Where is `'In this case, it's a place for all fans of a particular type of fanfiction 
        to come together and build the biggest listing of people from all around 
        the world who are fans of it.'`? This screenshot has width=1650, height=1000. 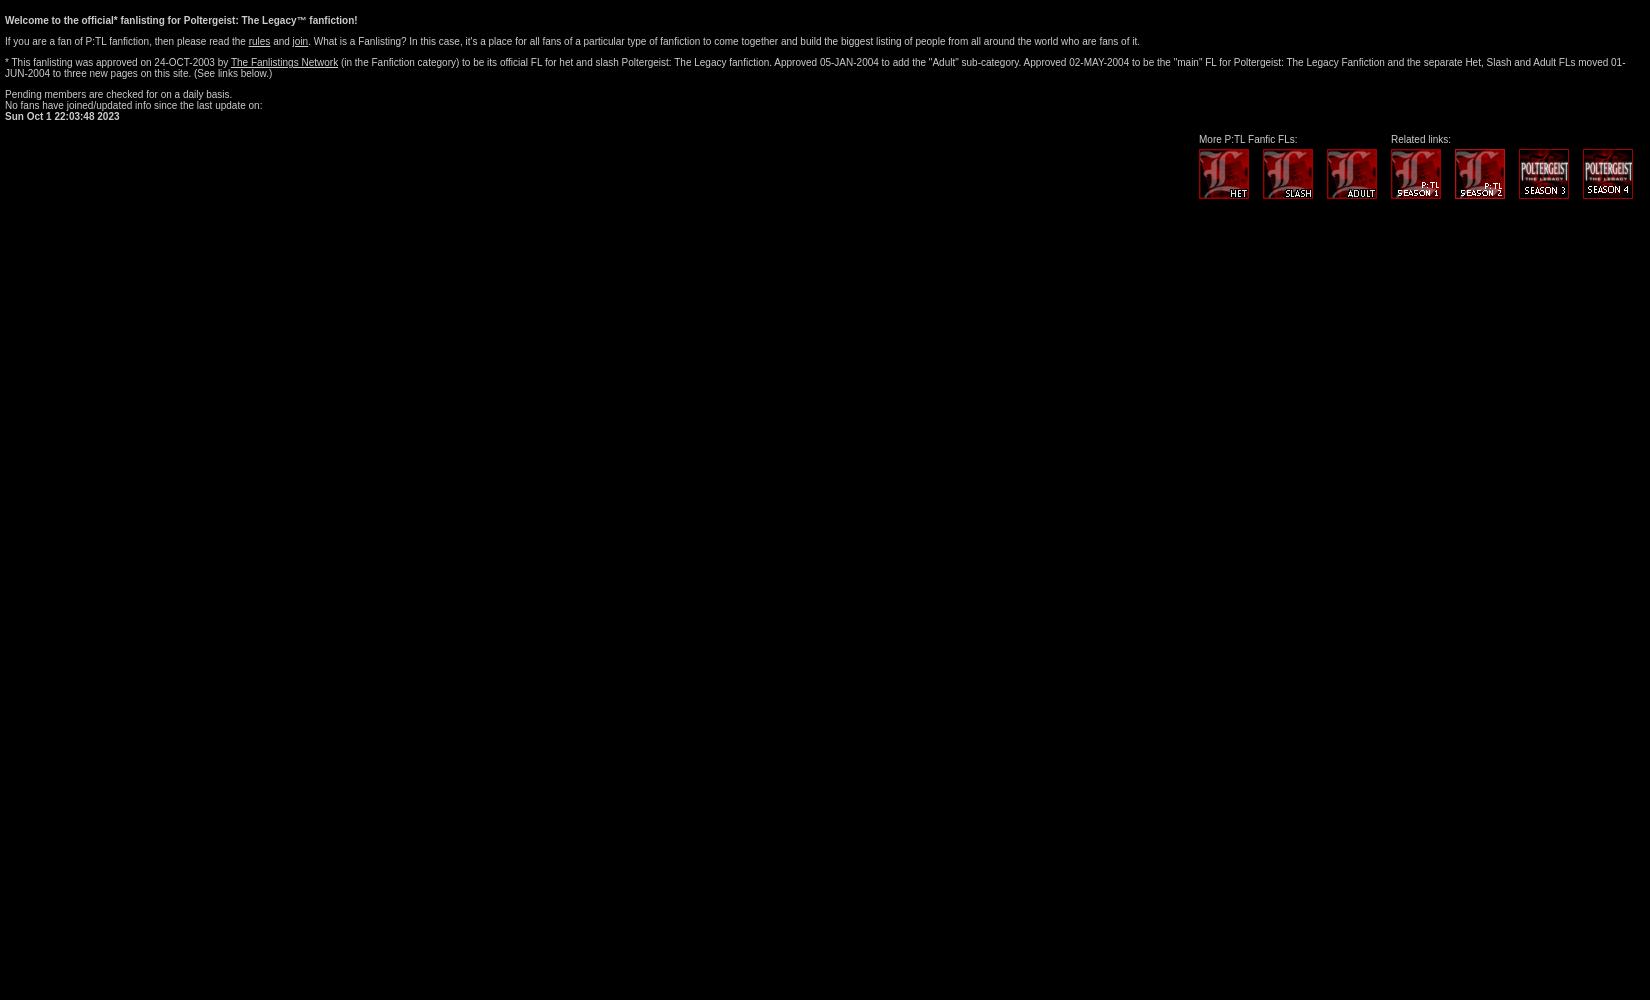
'In this case, it's a place for all fans of a particular type of fanfiction 
        to come together and build the biggest listing of people from all around 
        the world who are fans of it.' is located at coordinates (773, 41).